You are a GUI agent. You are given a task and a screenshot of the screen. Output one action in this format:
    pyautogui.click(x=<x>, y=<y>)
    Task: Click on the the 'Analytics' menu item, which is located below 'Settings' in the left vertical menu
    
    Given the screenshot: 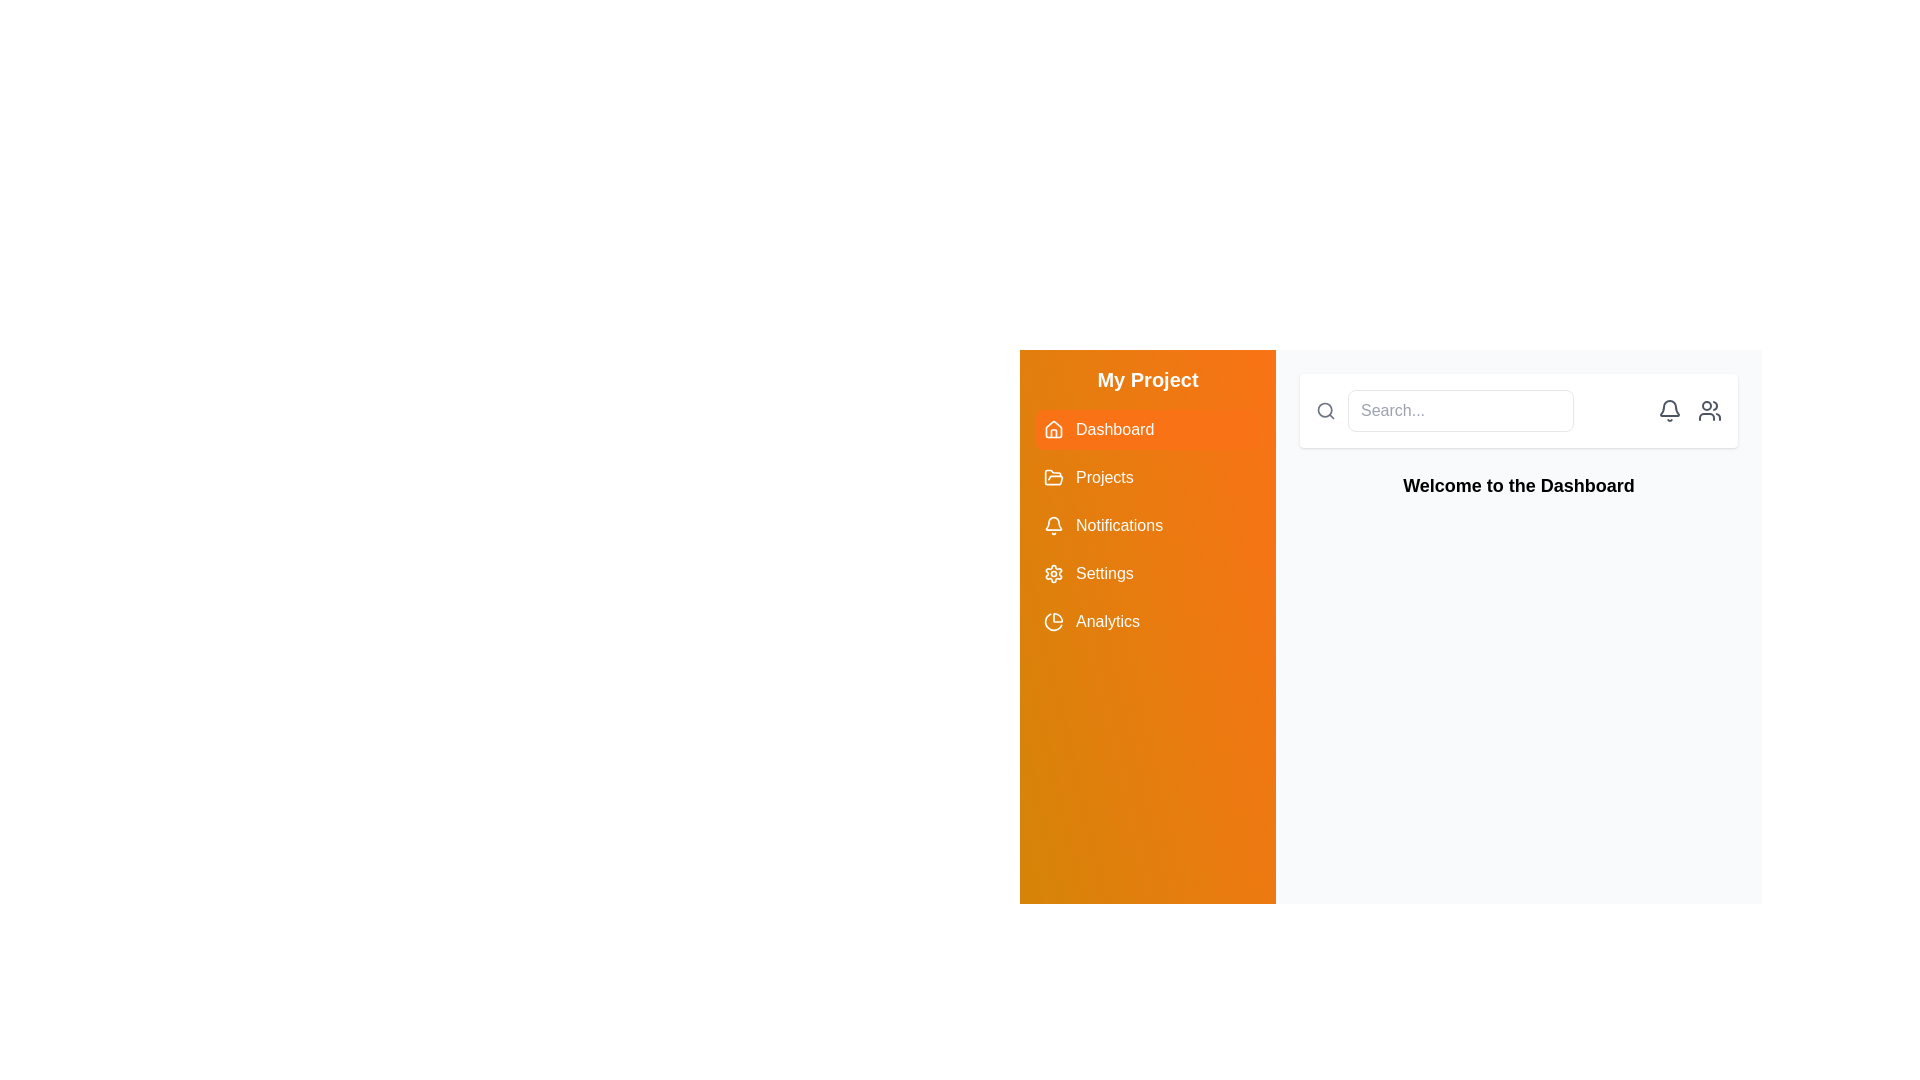 What is the action you would take?
    pyautogui.click(x=1107, y=620)
    